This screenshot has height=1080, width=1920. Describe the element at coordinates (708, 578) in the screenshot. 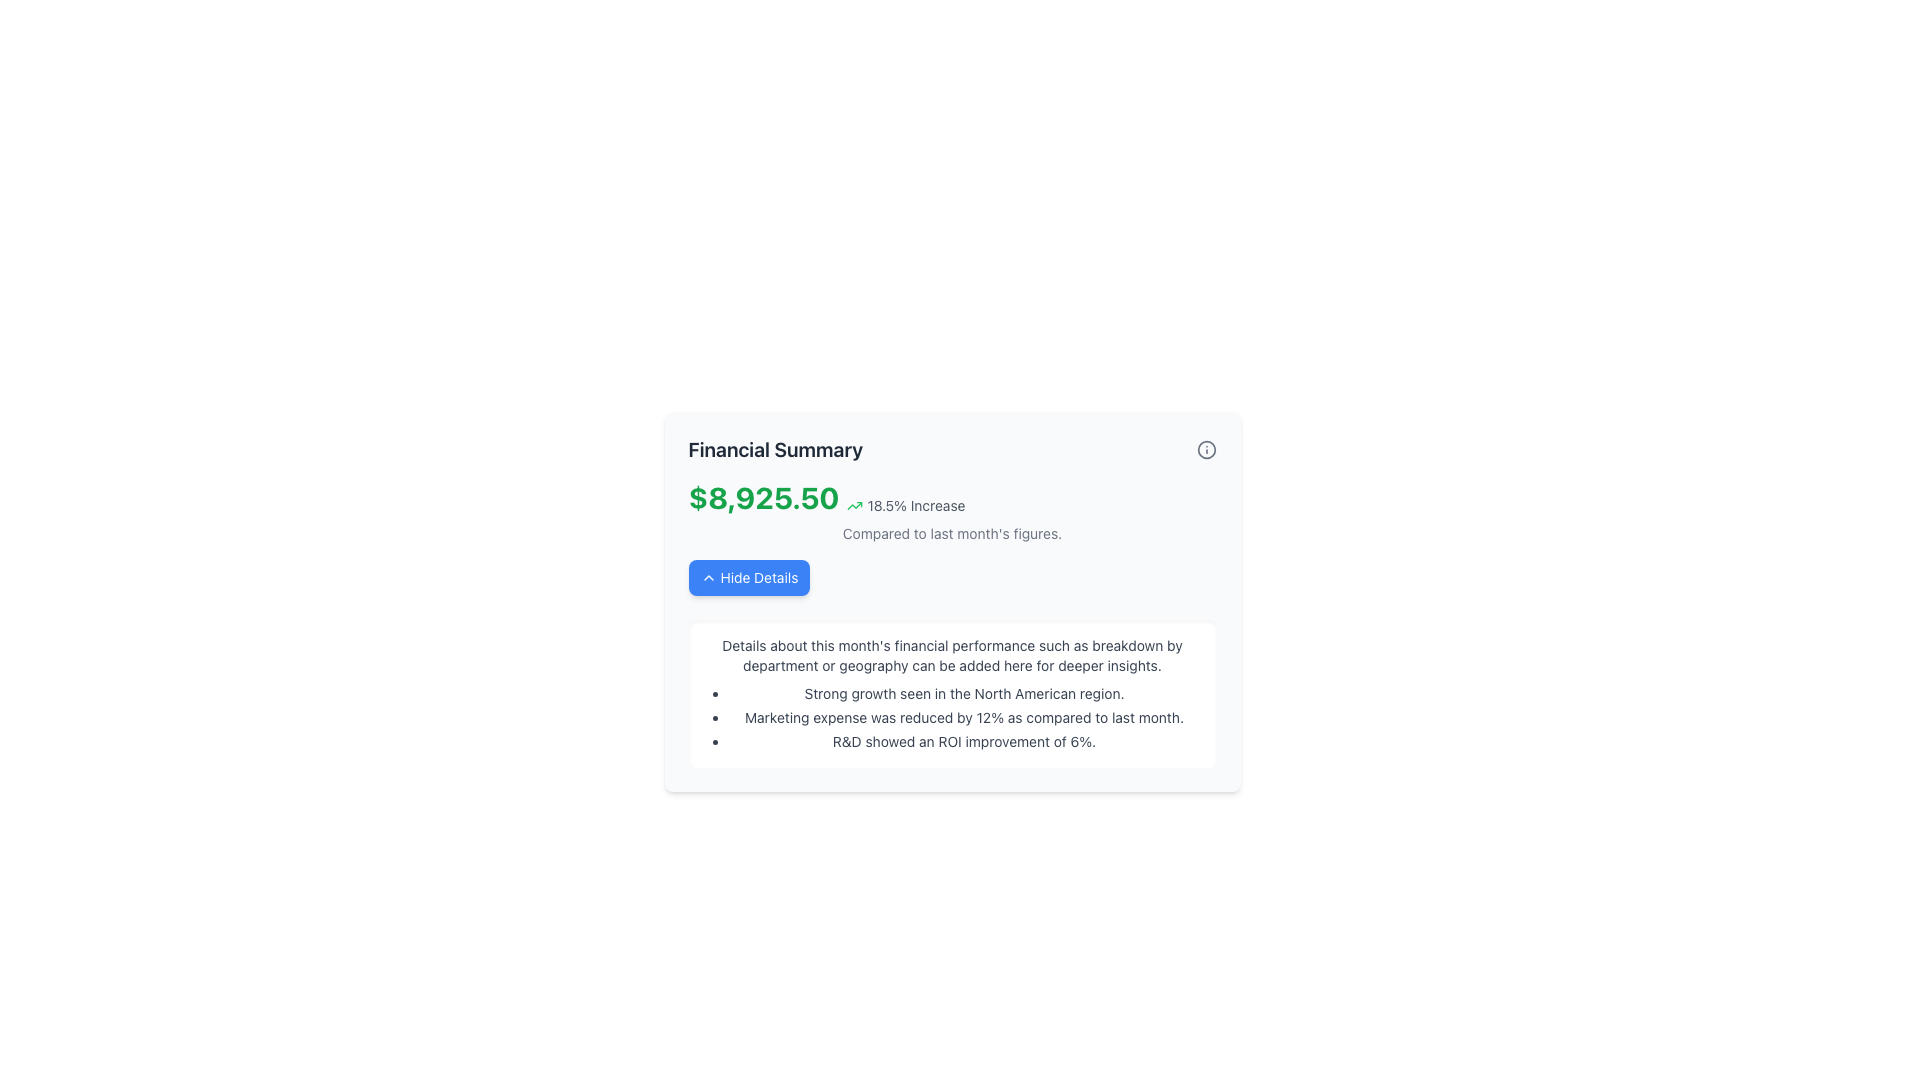

I see `the Chevron-Up icon located to the left of the 'Hide Details' button` at that location.